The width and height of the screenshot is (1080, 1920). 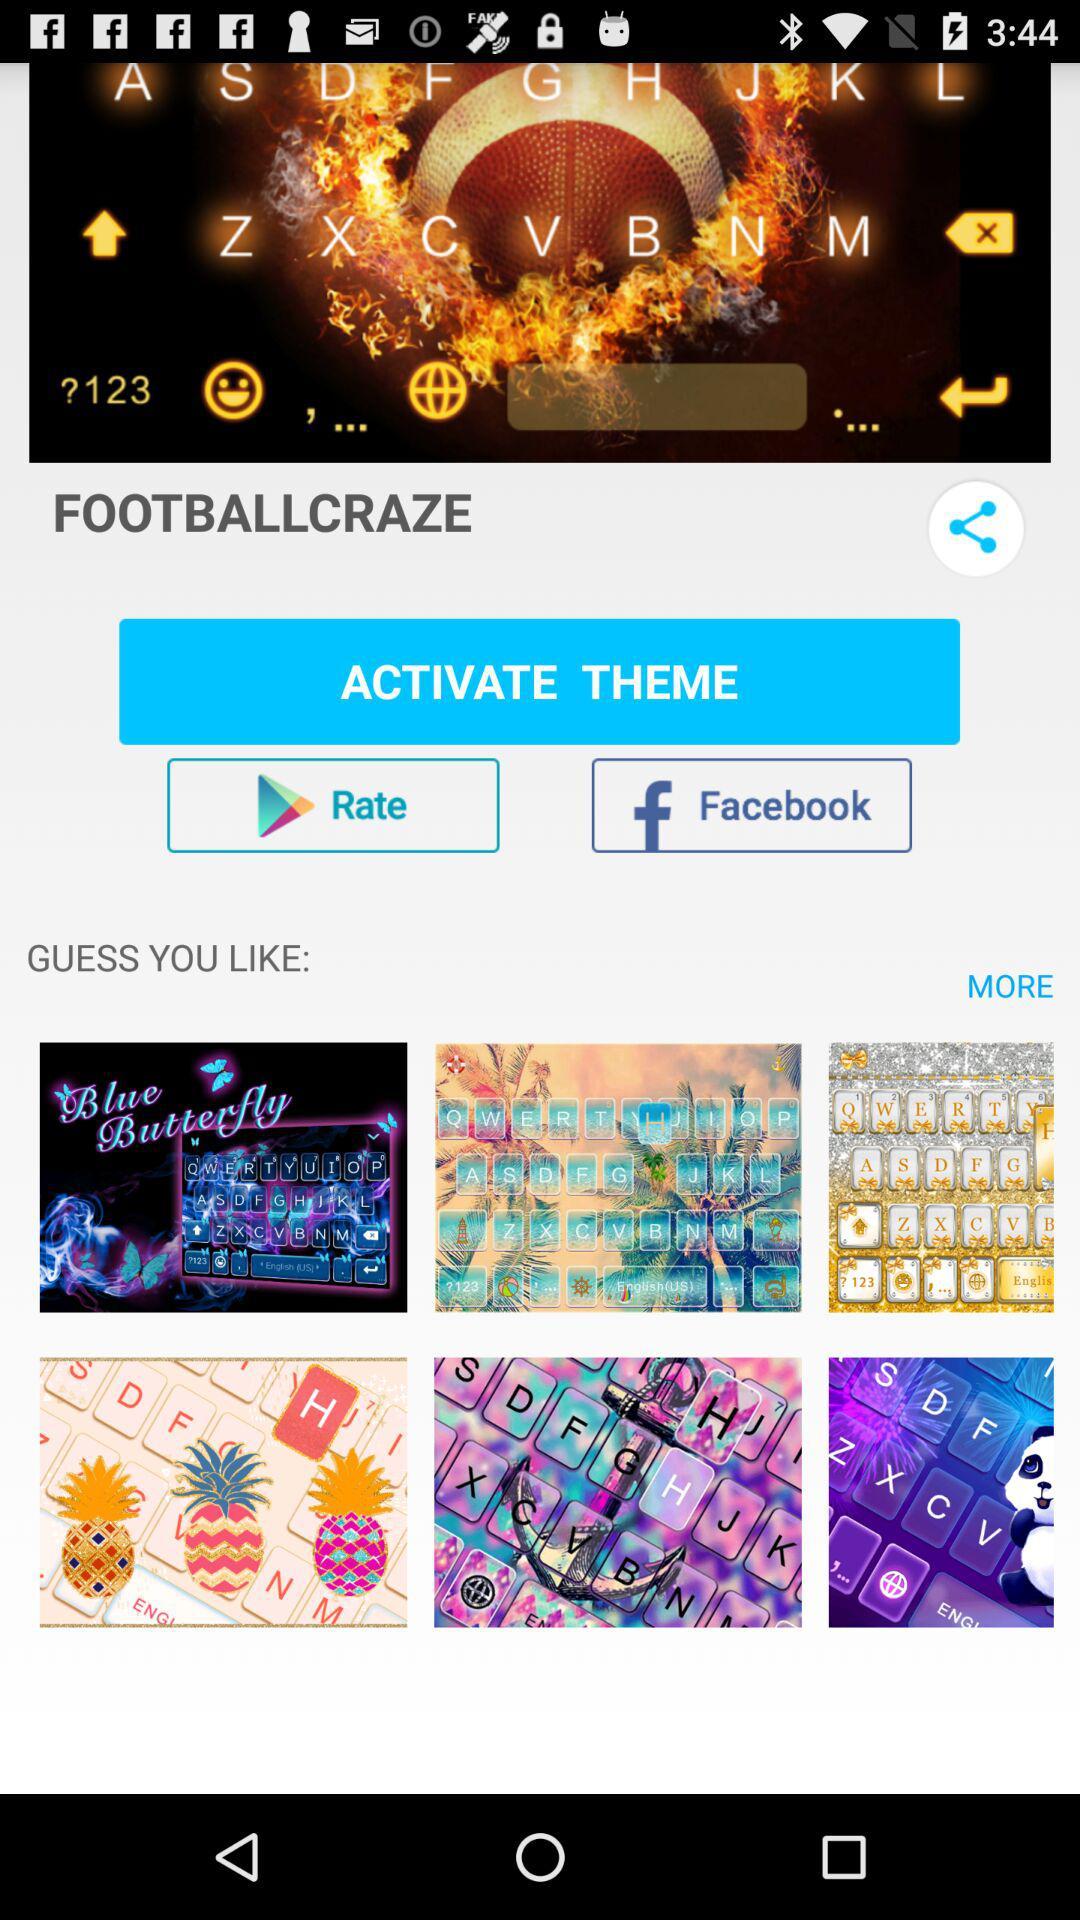 I want to click on to select your choice, so click(x=223, y=1177).